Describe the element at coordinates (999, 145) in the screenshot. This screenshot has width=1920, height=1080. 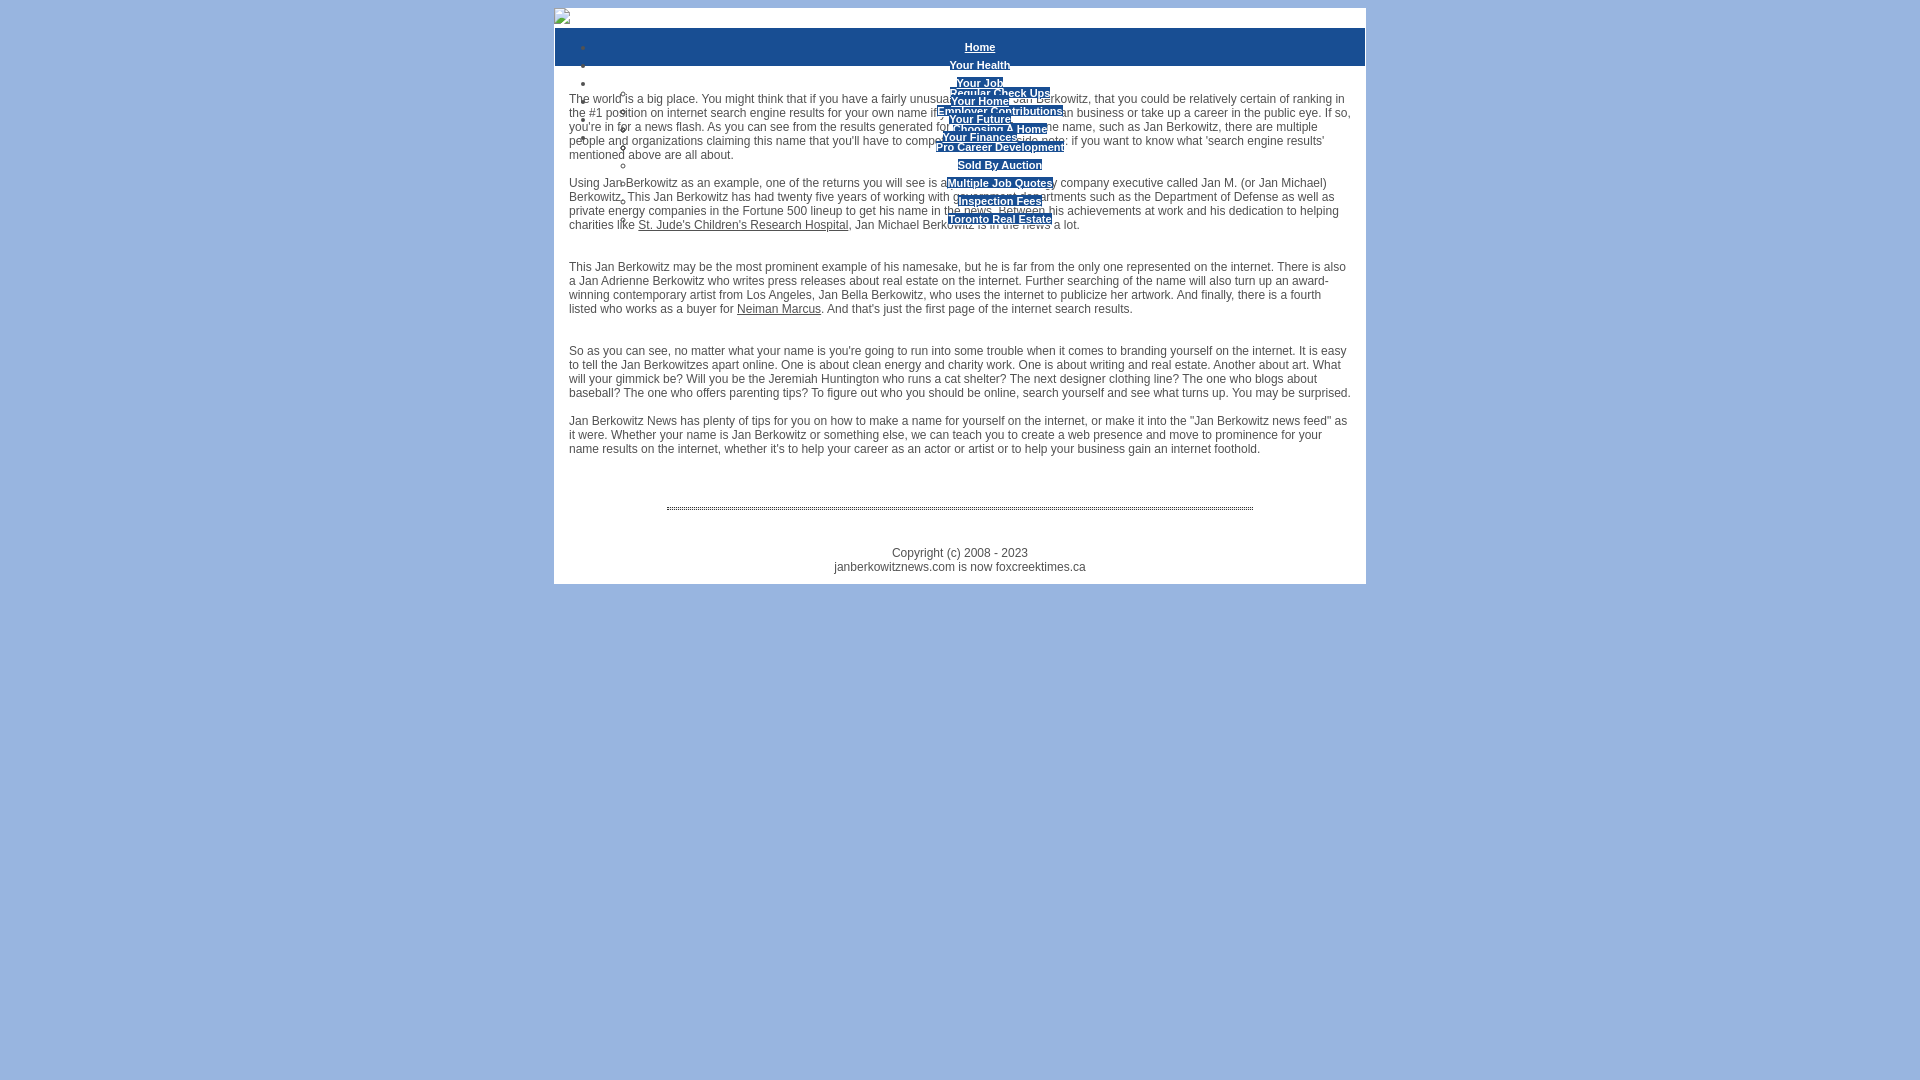
I see `'Protect What Is Yours'` at that location.